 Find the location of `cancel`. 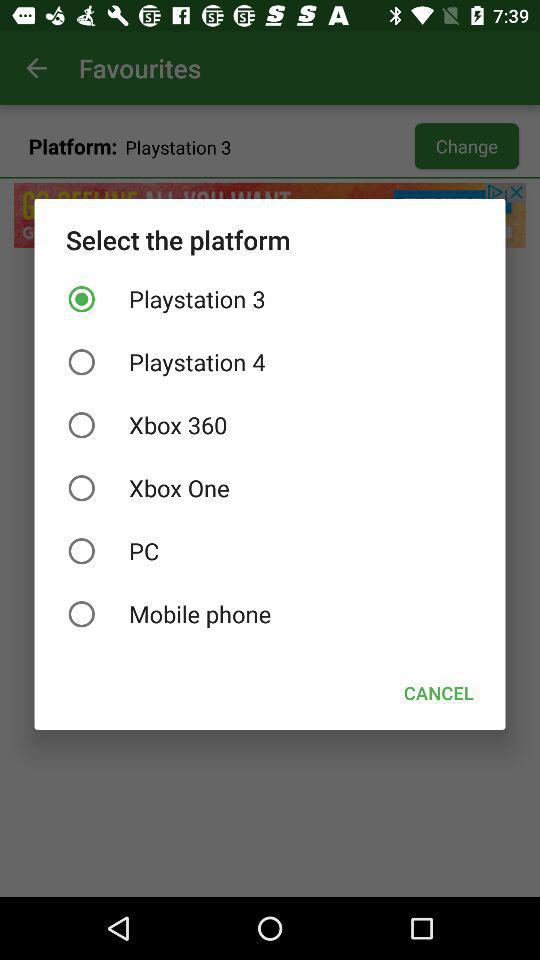

cancel is located at coordinates (437, 693).